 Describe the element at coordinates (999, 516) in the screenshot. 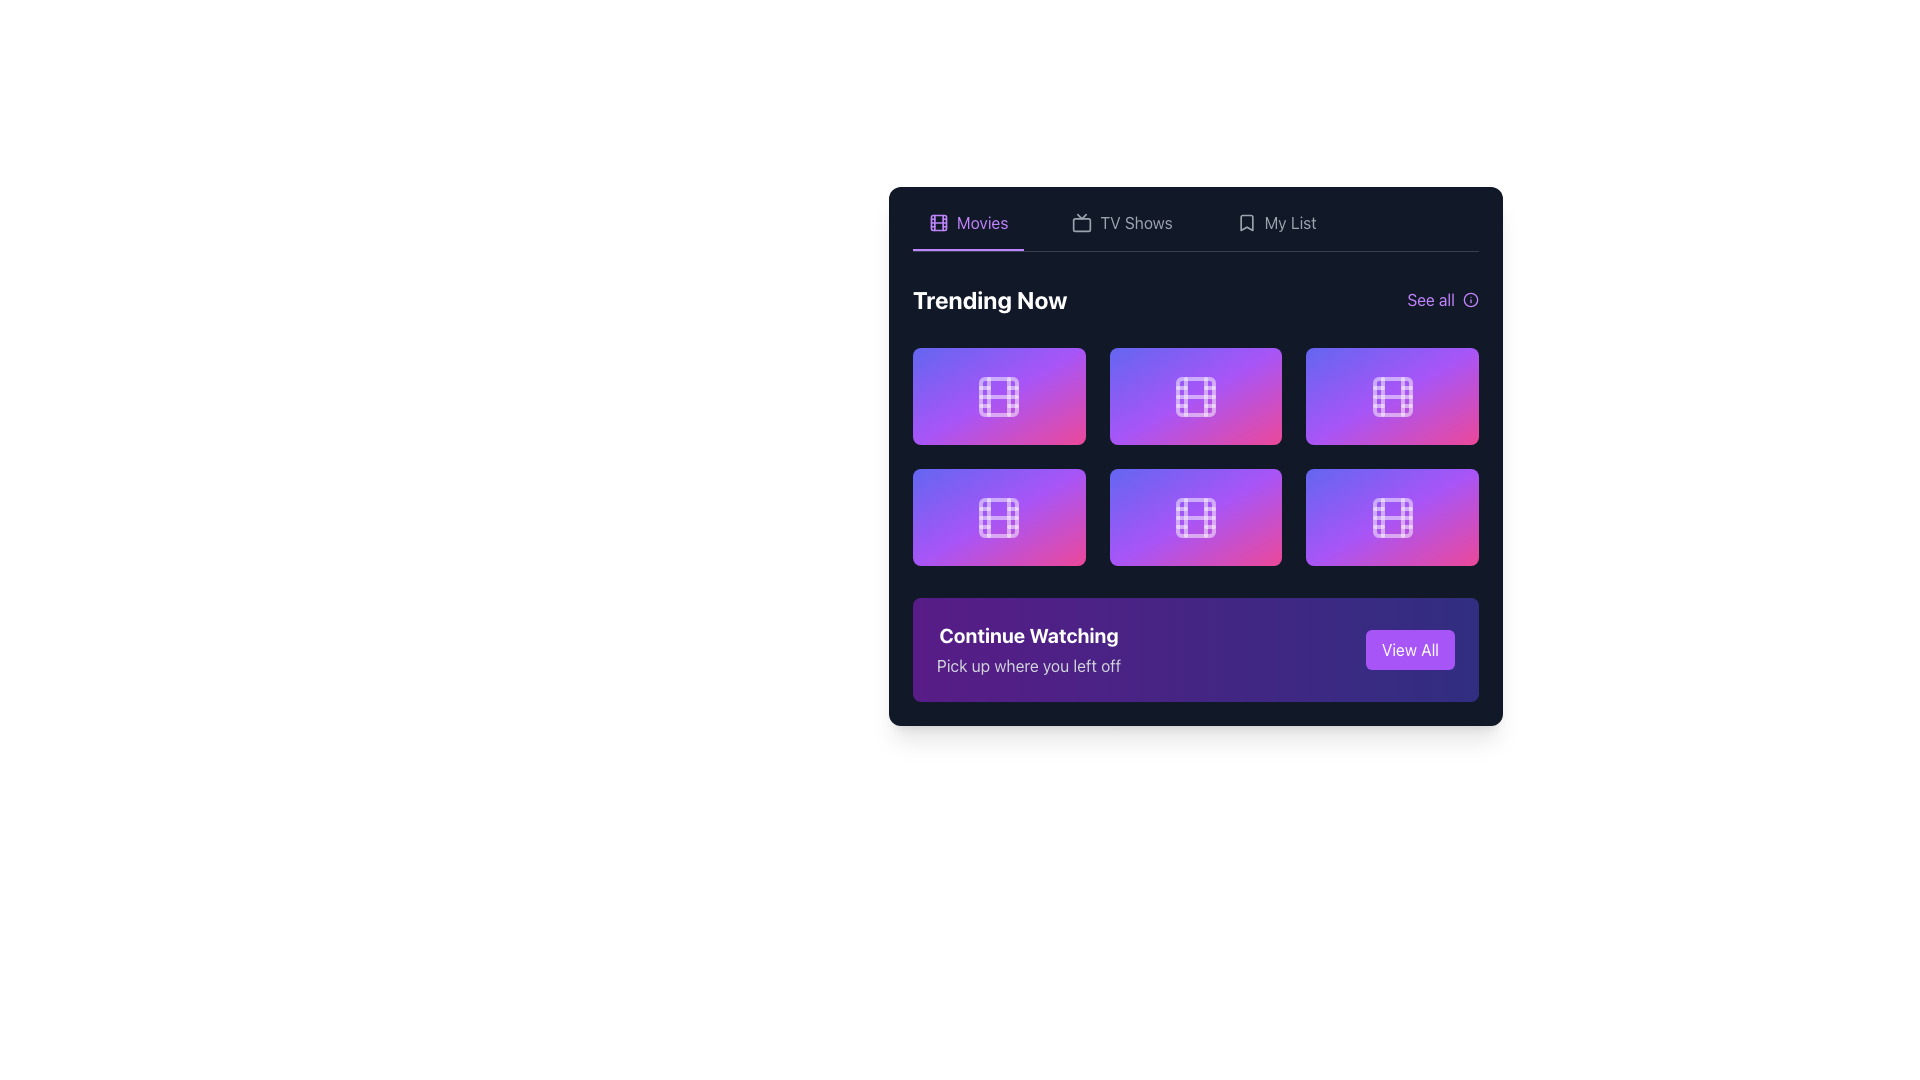

I see `the fourth interactive card in the grid under the 'Trending Now' header` at that location.